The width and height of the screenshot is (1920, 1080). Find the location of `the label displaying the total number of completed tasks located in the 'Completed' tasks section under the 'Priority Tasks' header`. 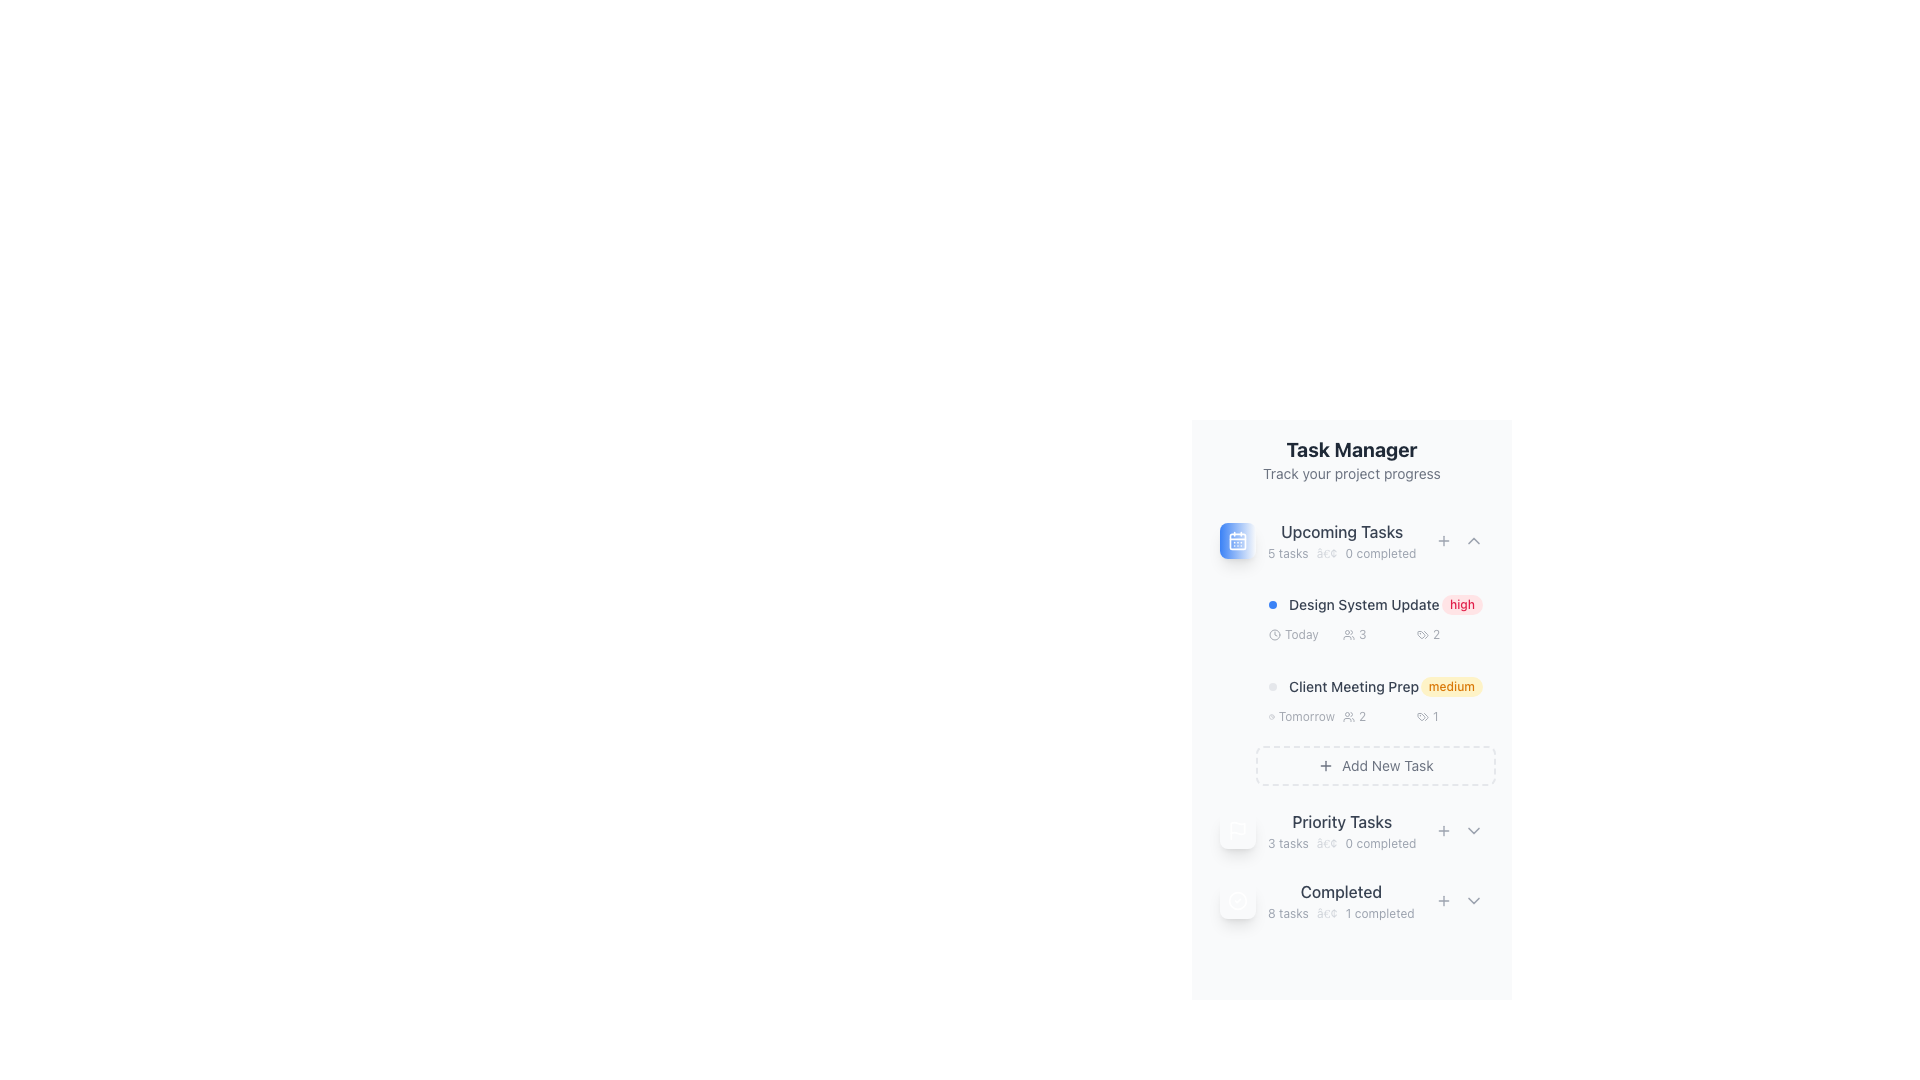

the label displaying the total number of completed tasks located in the 'Completed' tasks section under the 'Priority Tasks' header is located at coordinates (1288, 914).